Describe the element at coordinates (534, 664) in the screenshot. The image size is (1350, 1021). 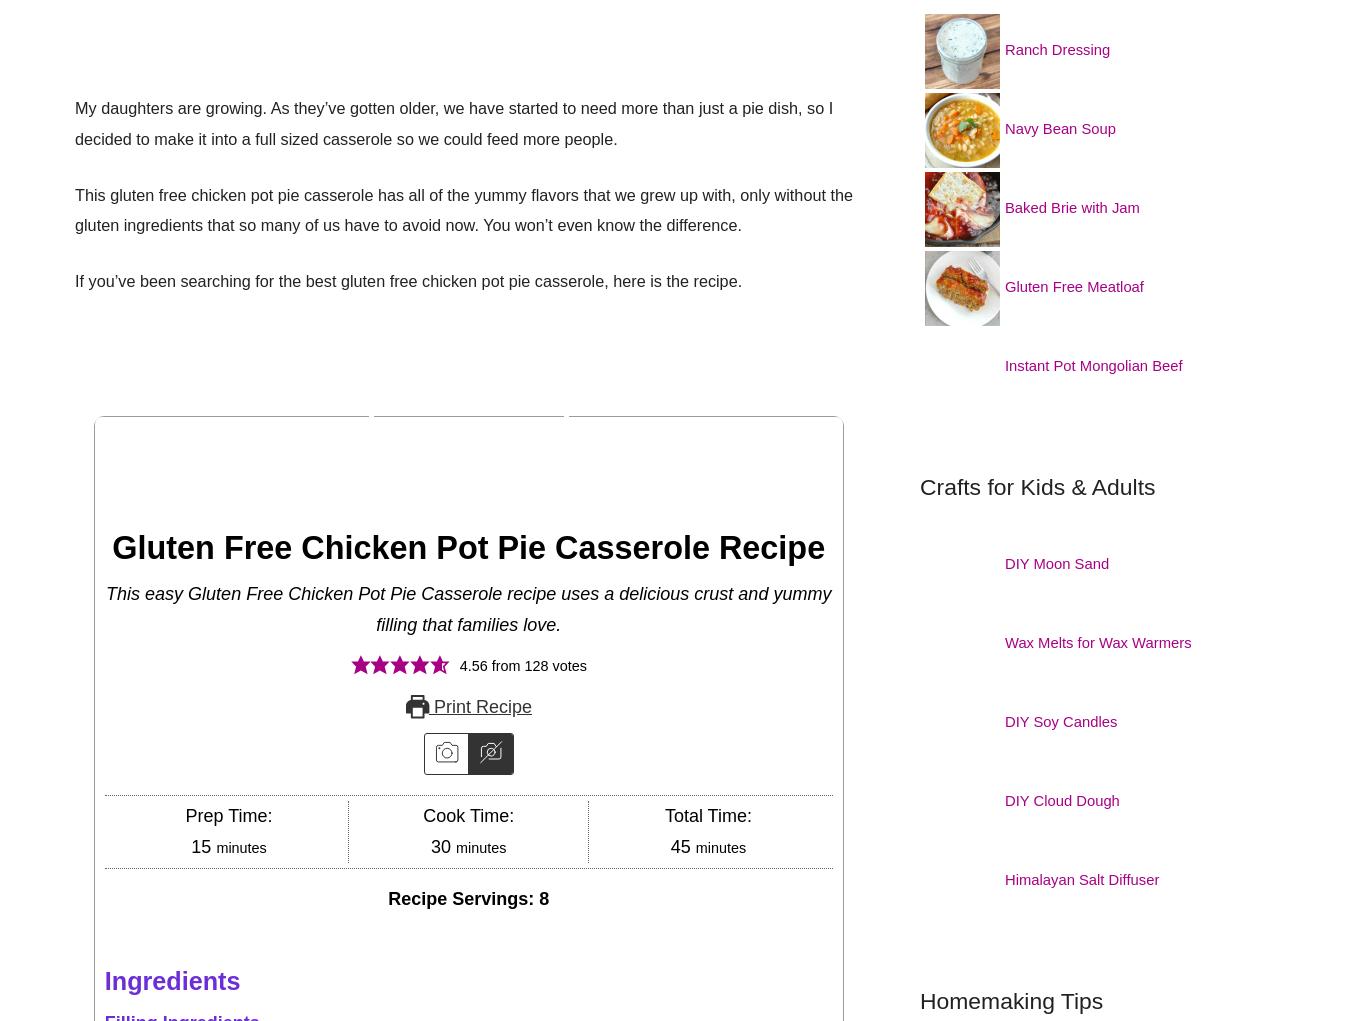
I see `'128'` at that location.